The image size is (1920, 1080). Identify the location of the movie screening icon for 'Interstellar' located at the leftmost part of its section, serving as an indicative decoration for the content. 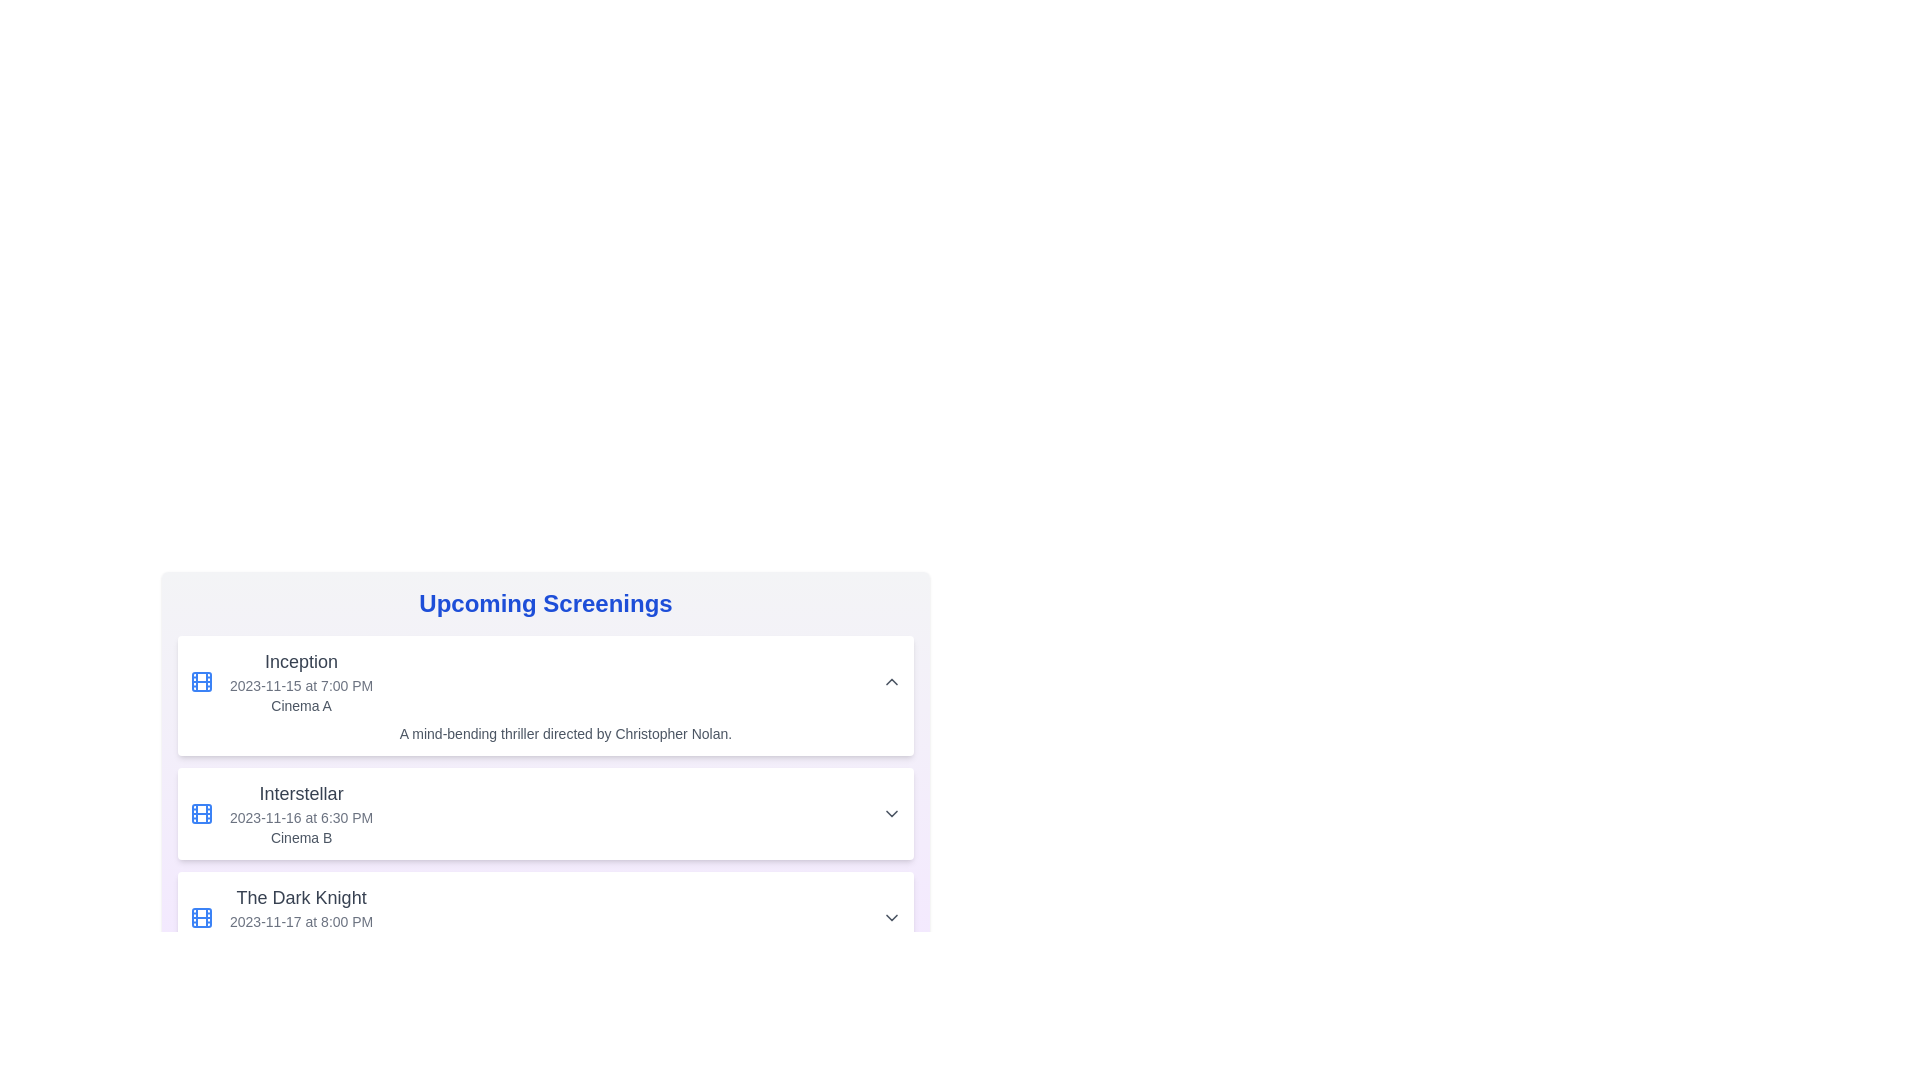
(201, 813).